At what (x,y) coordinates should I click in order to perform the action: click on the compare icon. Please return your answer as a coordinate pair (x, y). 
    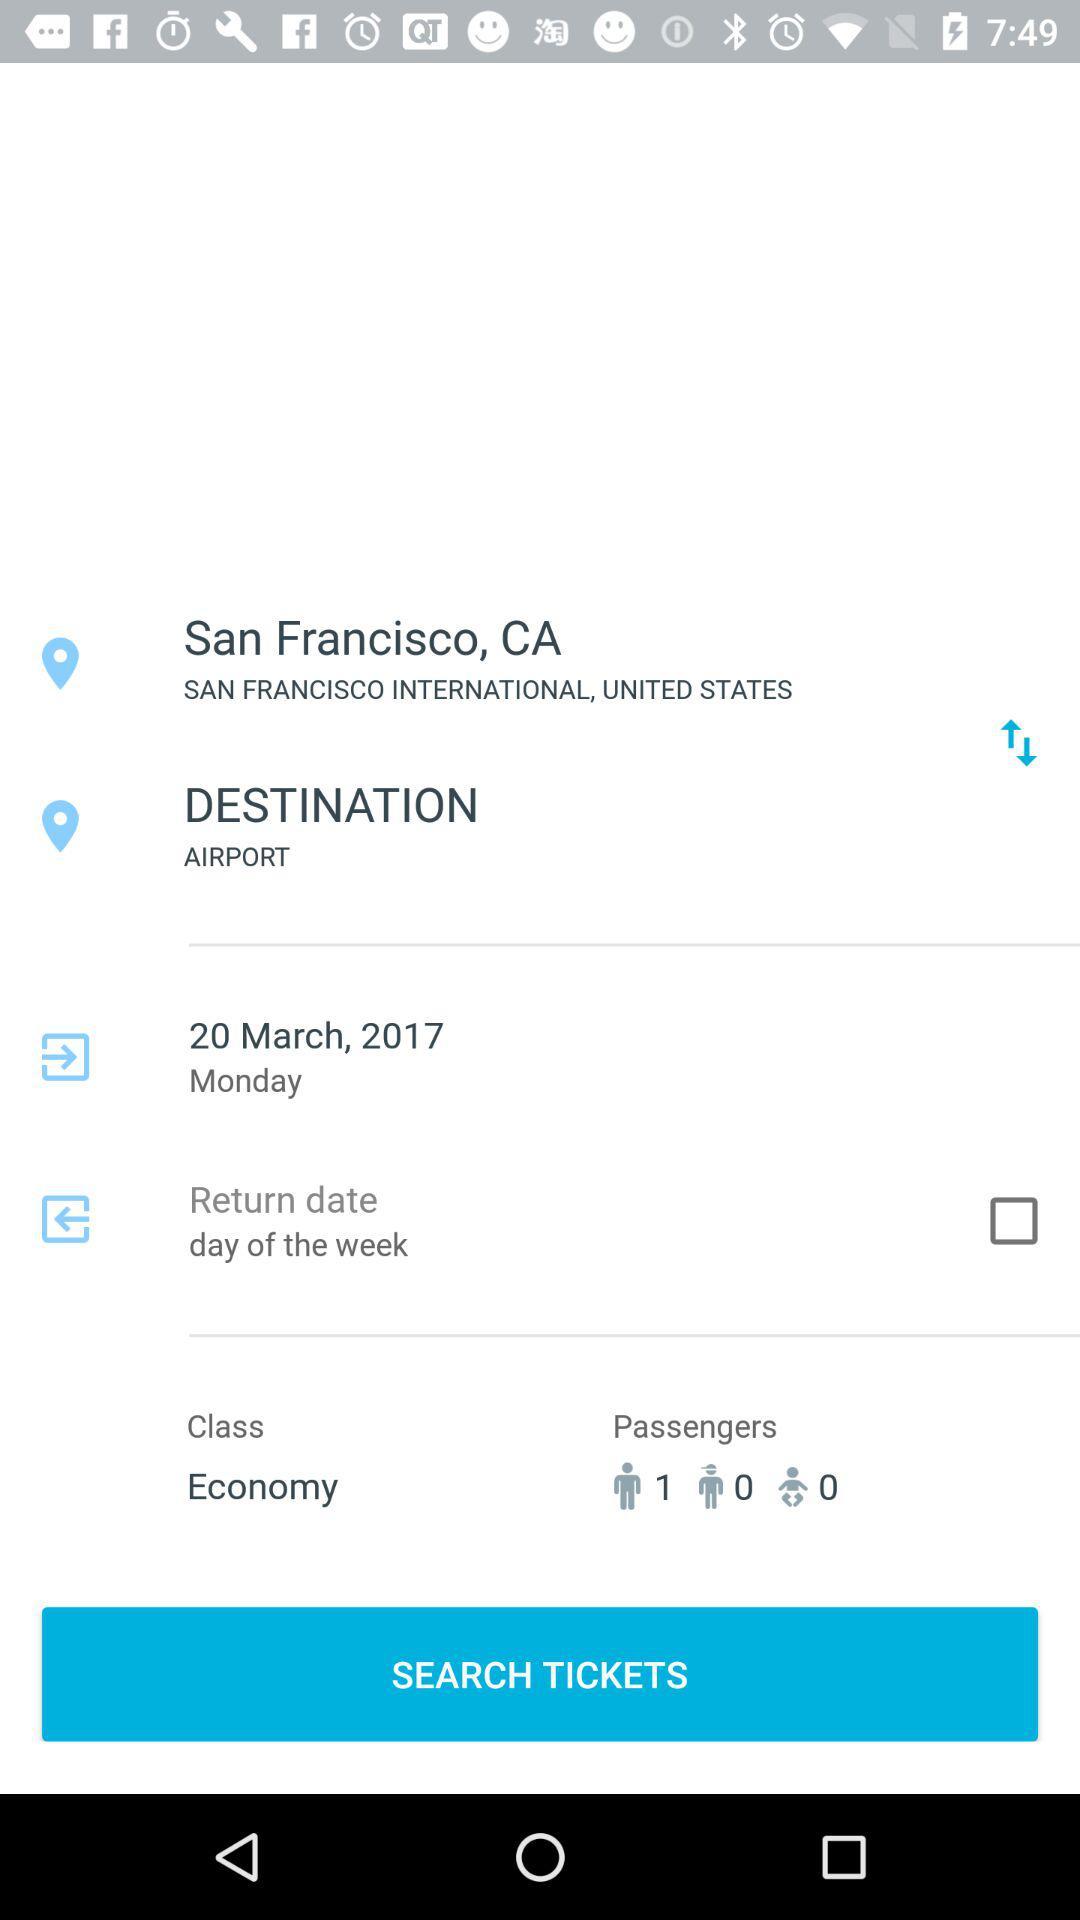
    Looking at the image, I should click on (1018, 741).